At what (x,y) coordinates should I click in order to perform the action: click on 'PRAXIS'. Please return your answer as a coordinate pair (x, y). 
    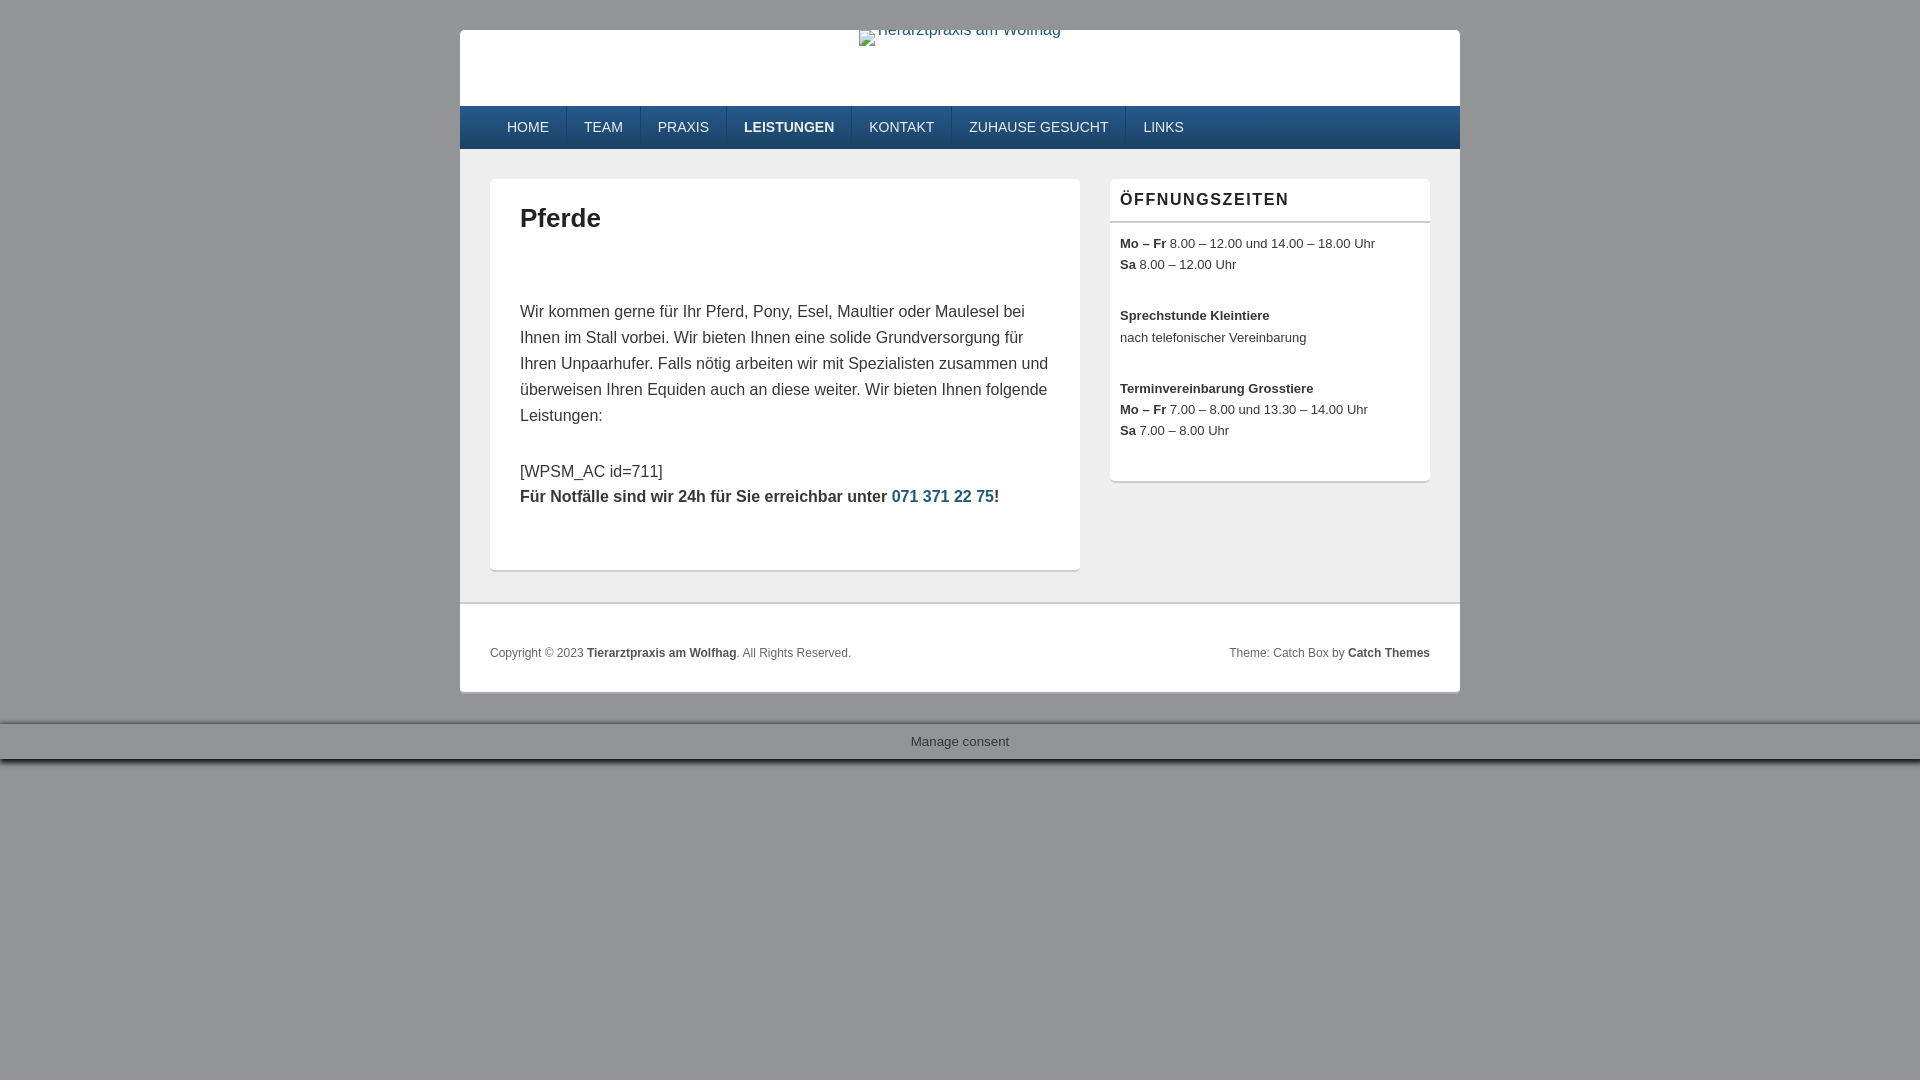
    Looking at the image, I should click on (683, 127).